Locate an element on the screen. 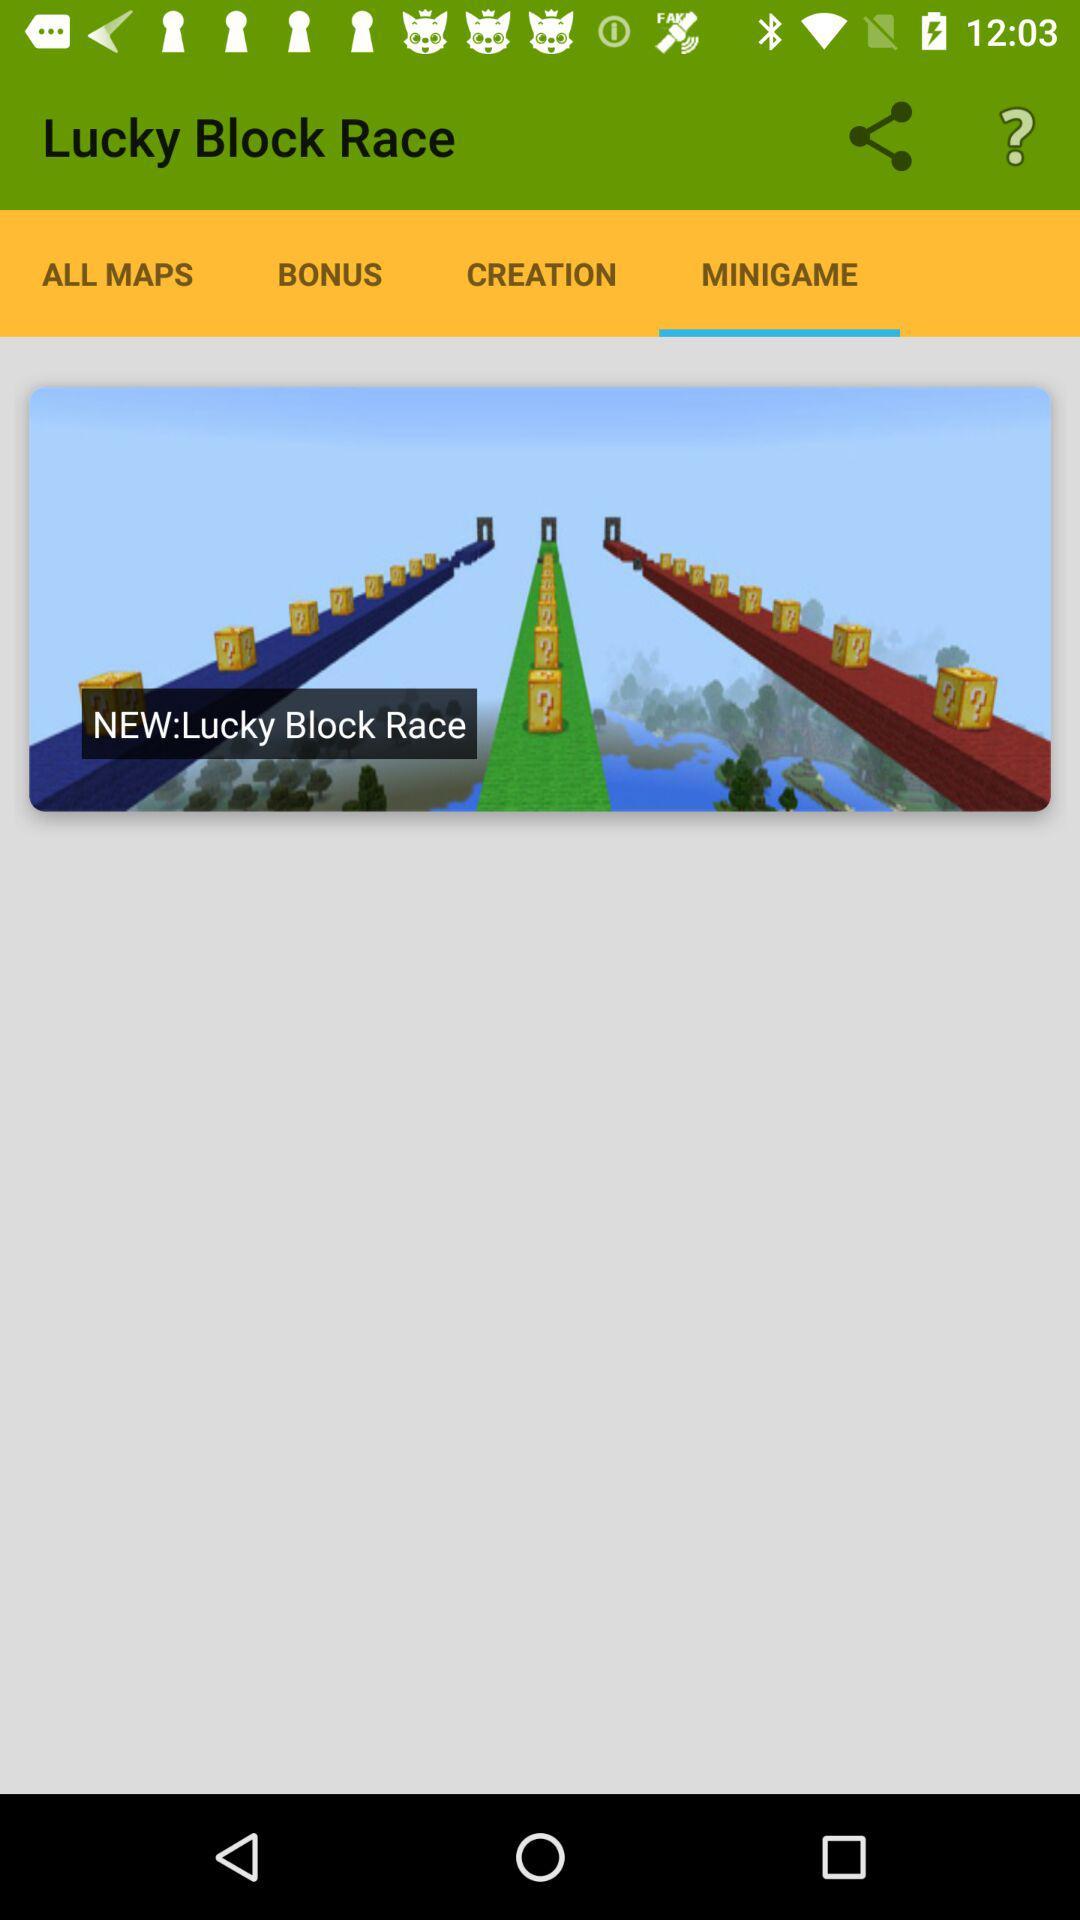 This screenshot has height=1920, width=1080. minigame app is located at coordinates (778, 272).